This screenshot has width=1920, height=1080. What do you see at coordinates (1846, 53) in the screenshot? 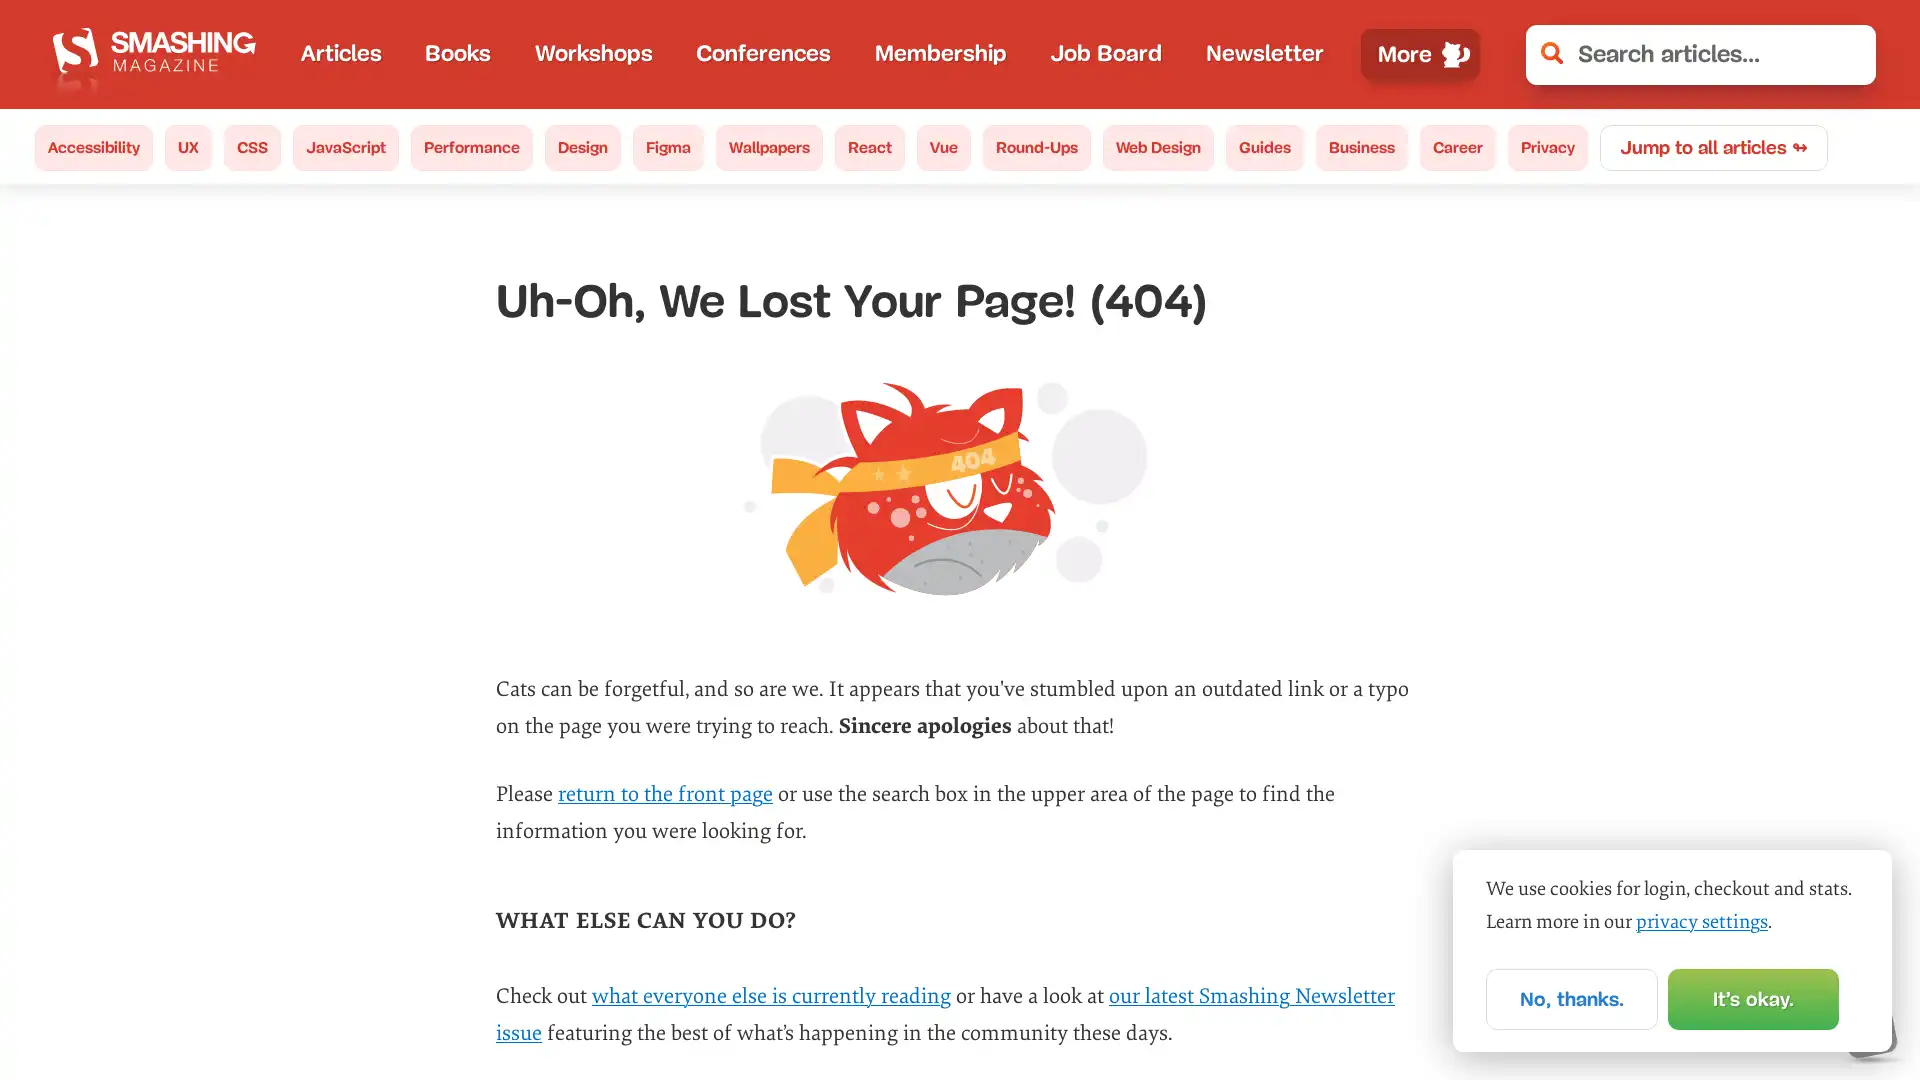
I see `Clear Search` at bounding box center [1846, 53].